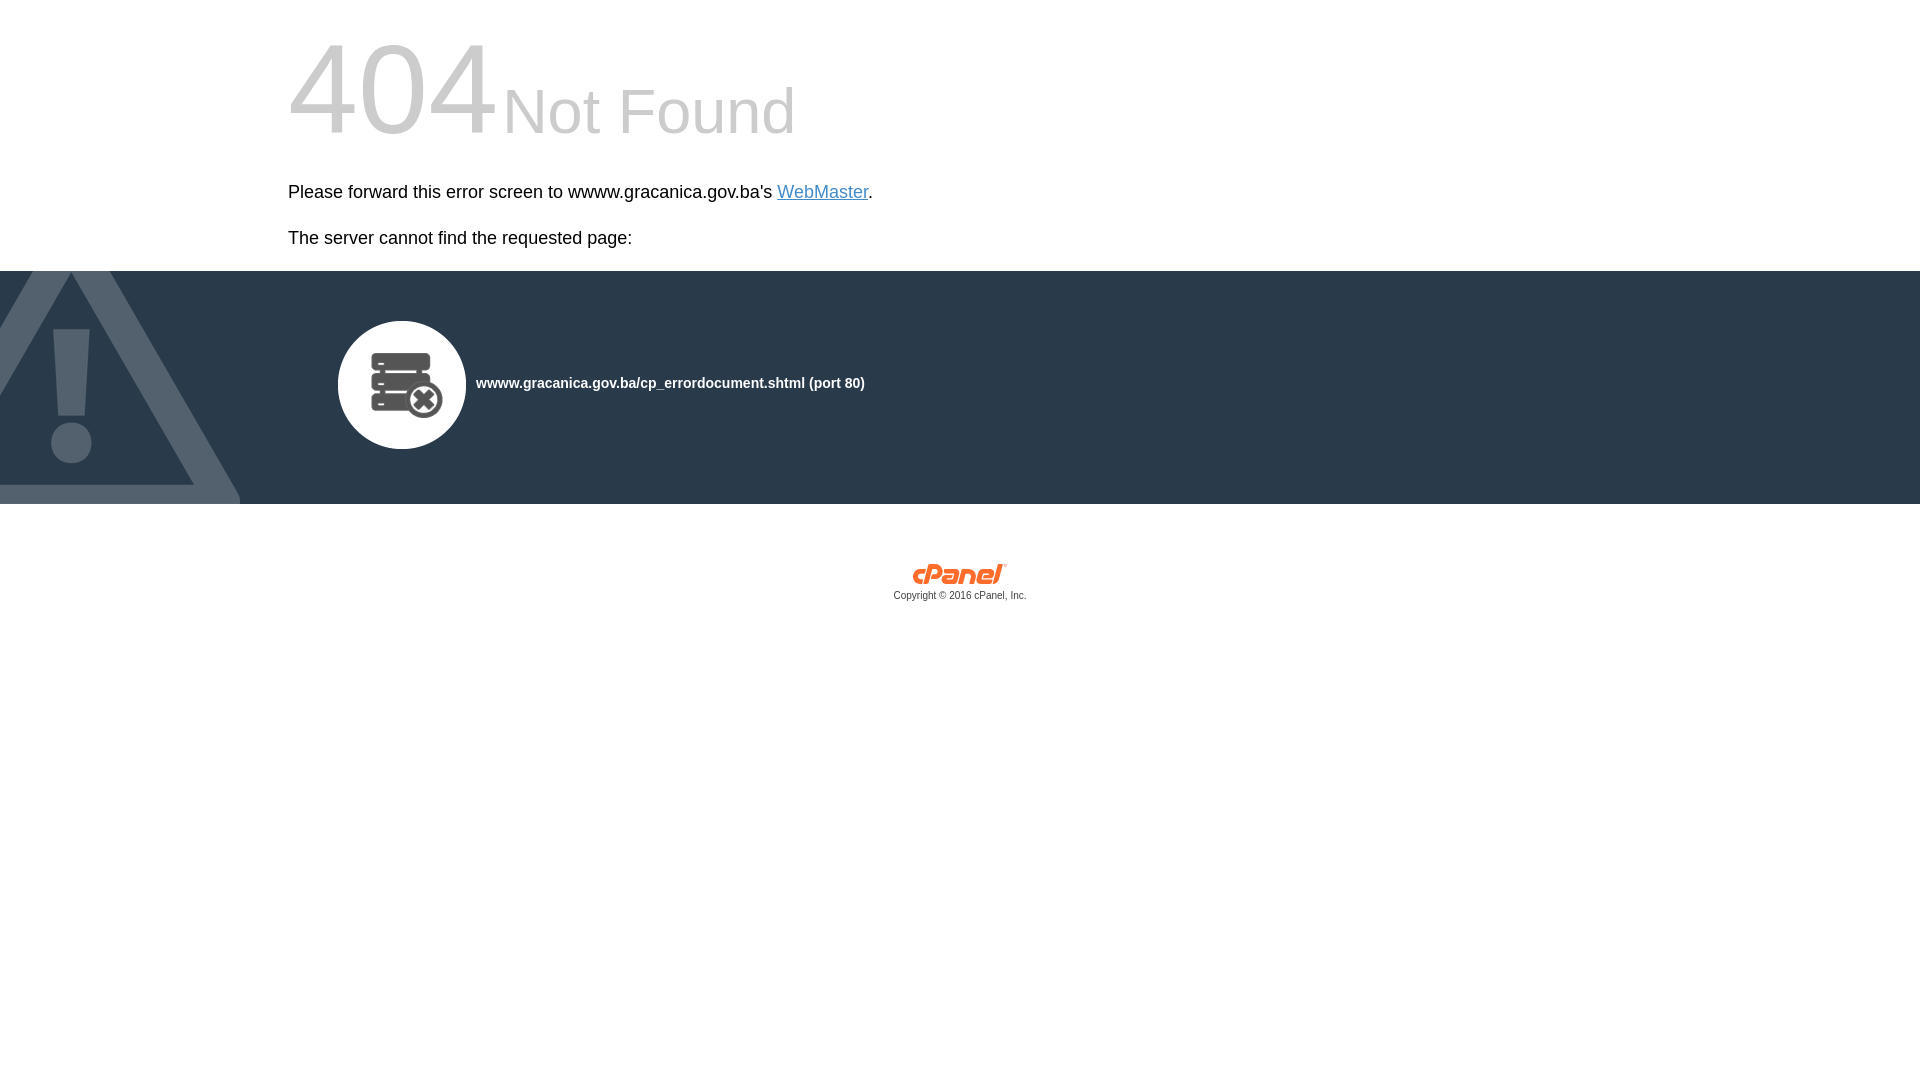 This screenshot has width=1920, height=1080. What do you see at coordinates (822, 192) in the screenshot?
I see `'WebMaster'` at bounding box center [822, 192].